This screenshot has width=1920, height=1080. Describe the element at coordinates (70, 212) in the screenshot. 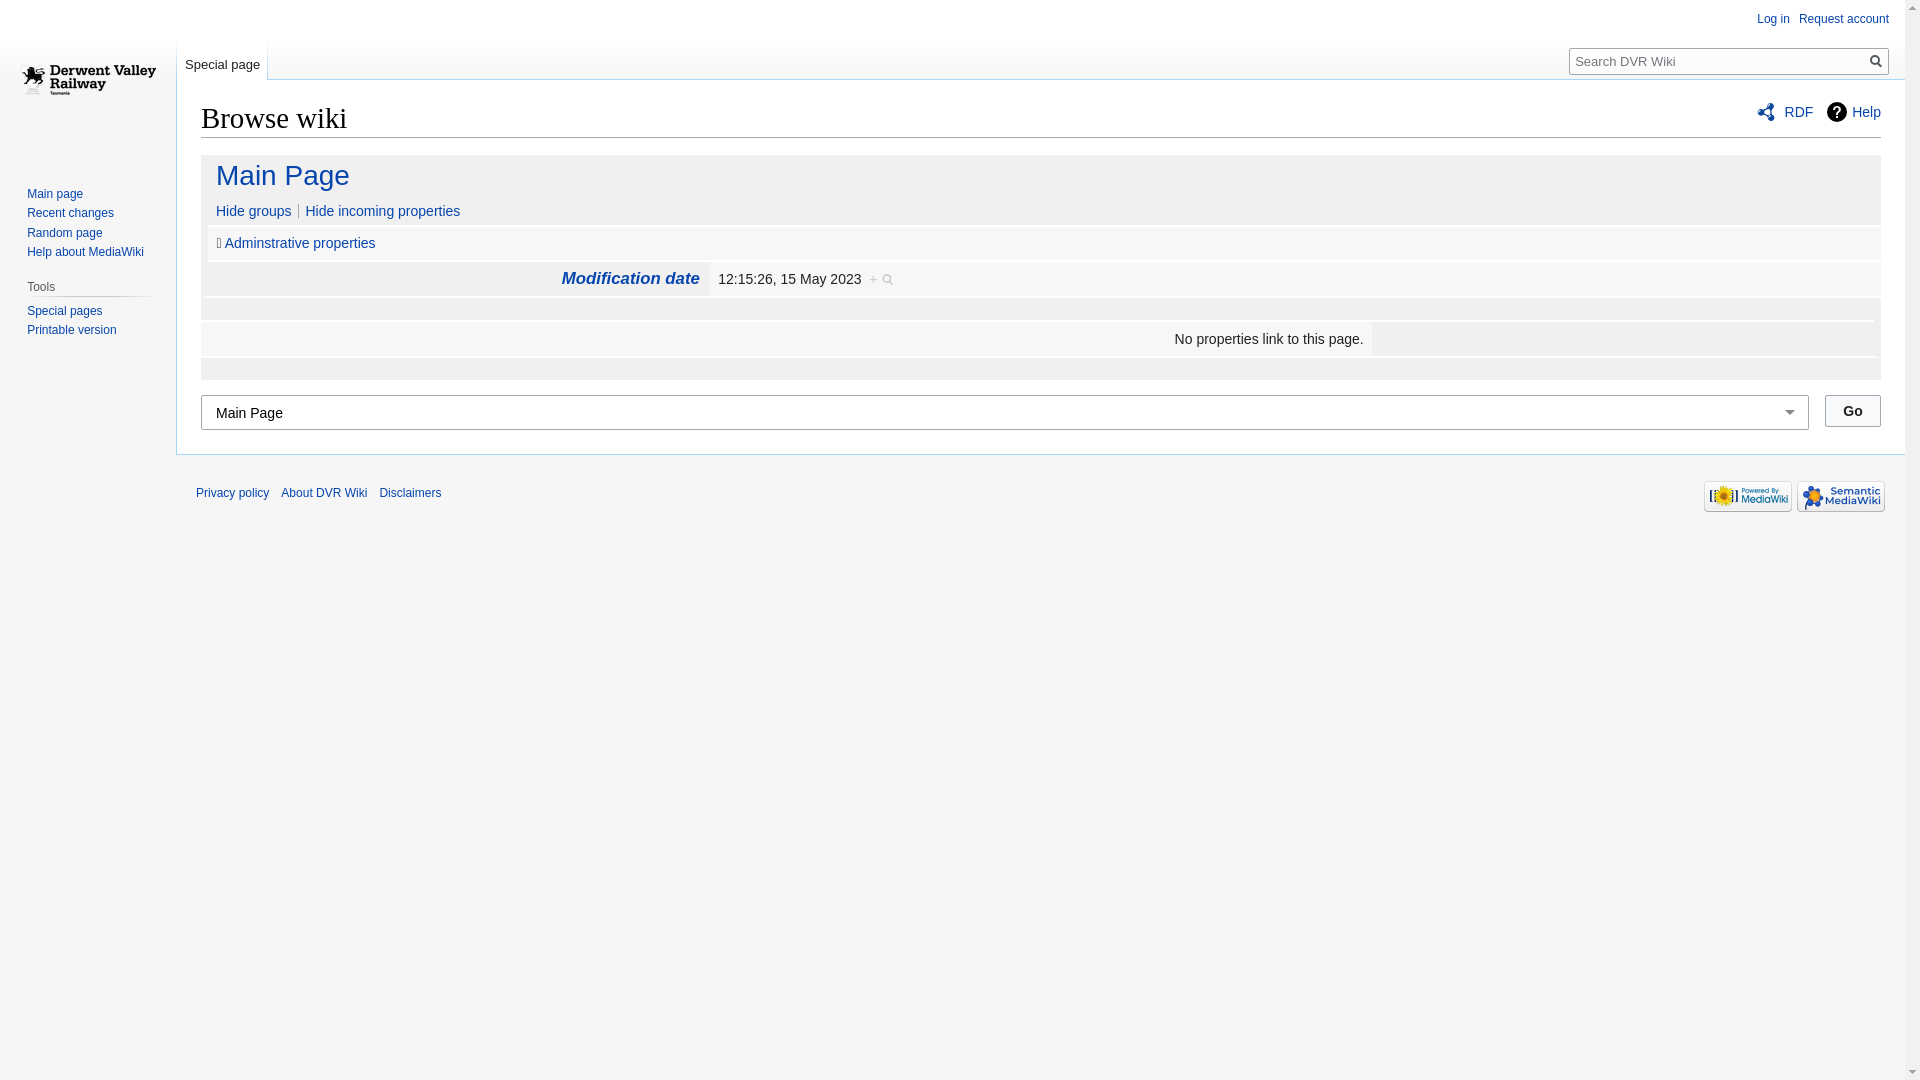

I see `'Recent changes'` at that location.